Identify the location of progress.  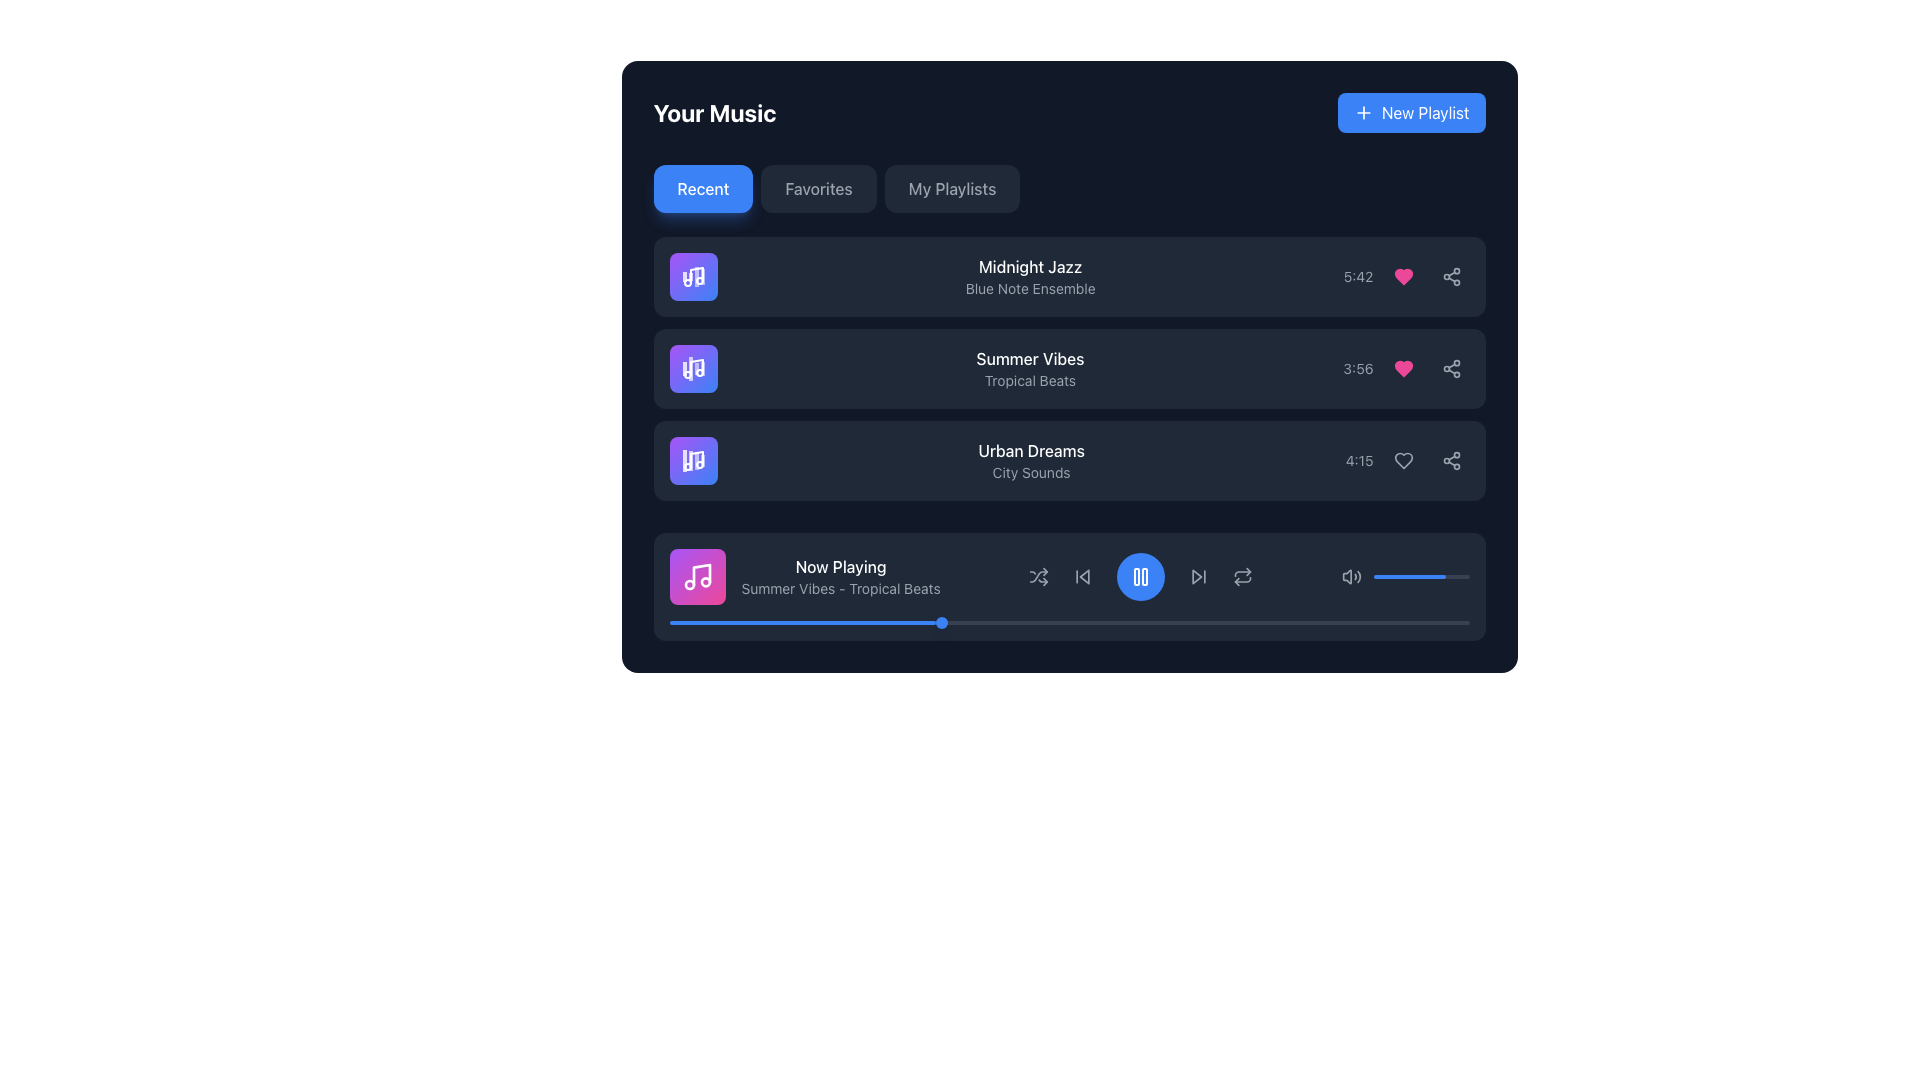
(1260, 622).